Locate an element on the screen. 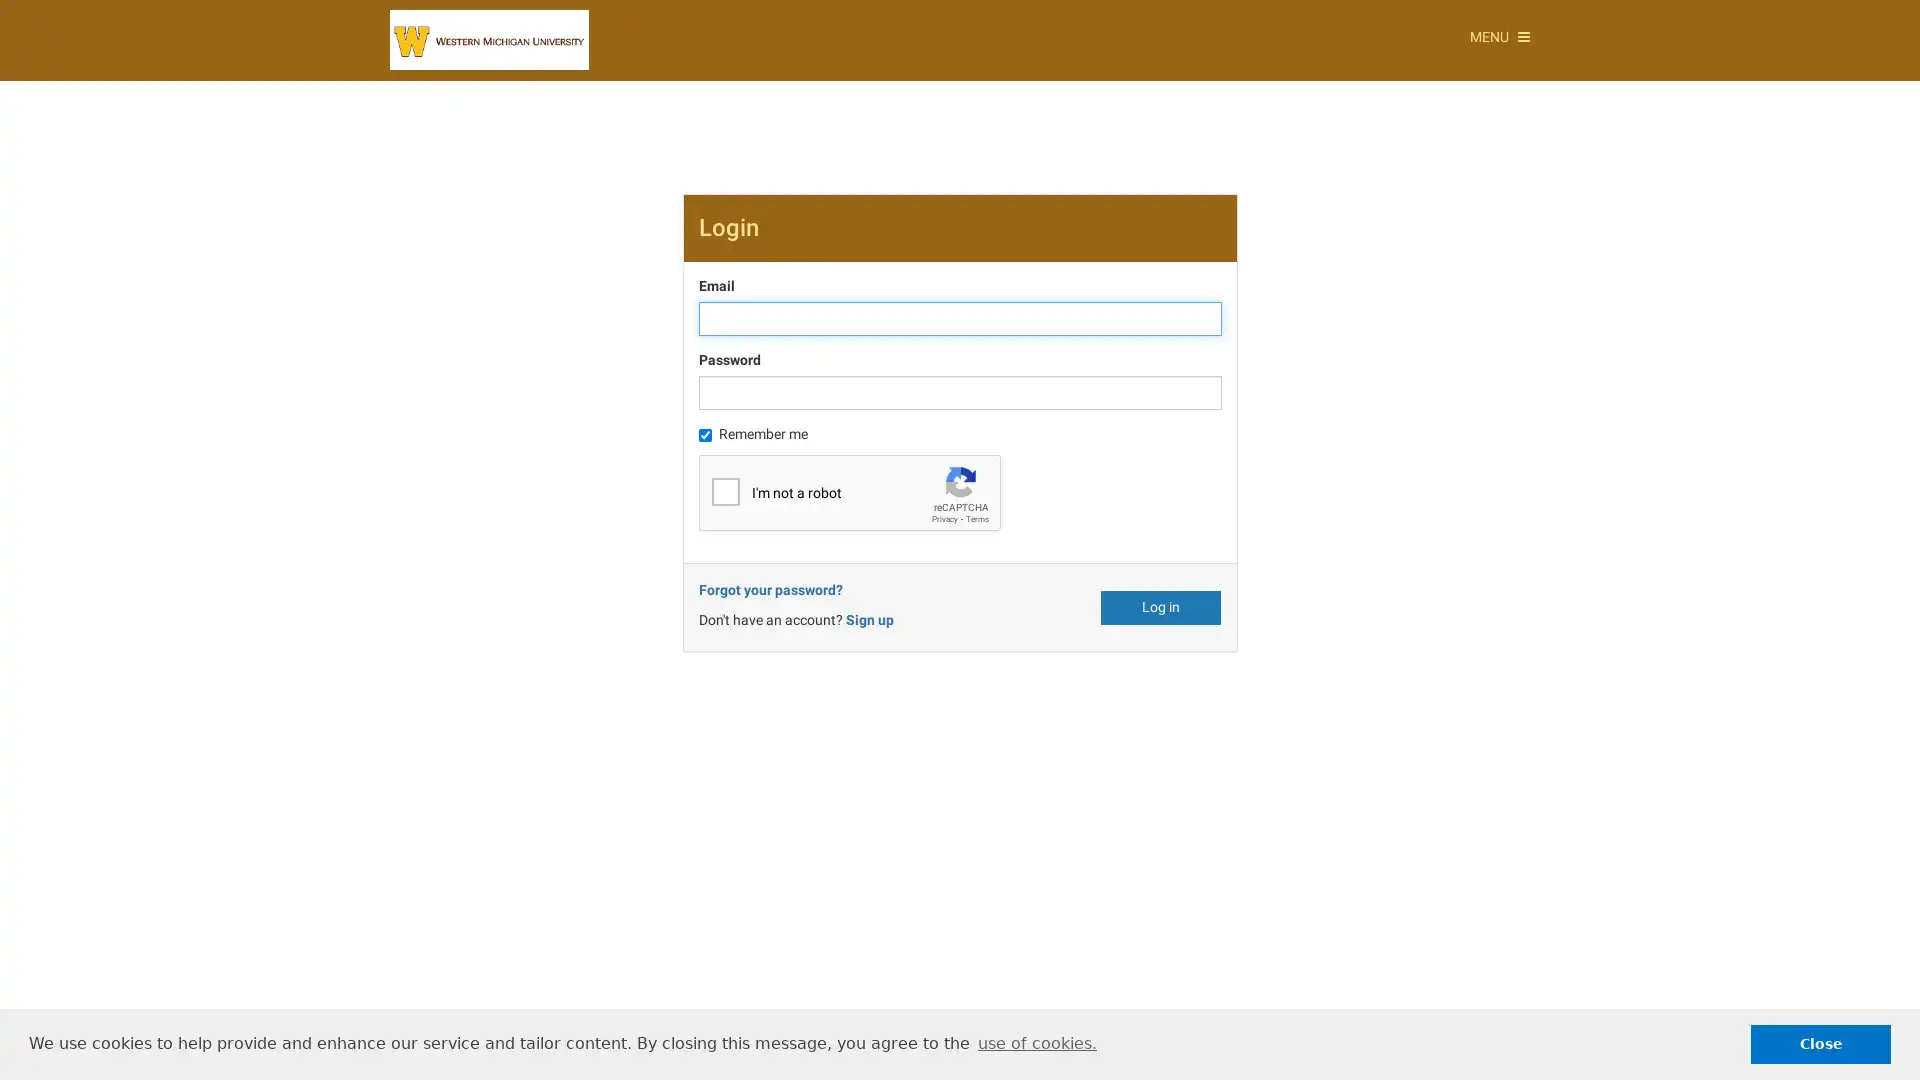 The width and height of the screenshot is (1920, 1080). Log in is located at coordinates (1161, 605).